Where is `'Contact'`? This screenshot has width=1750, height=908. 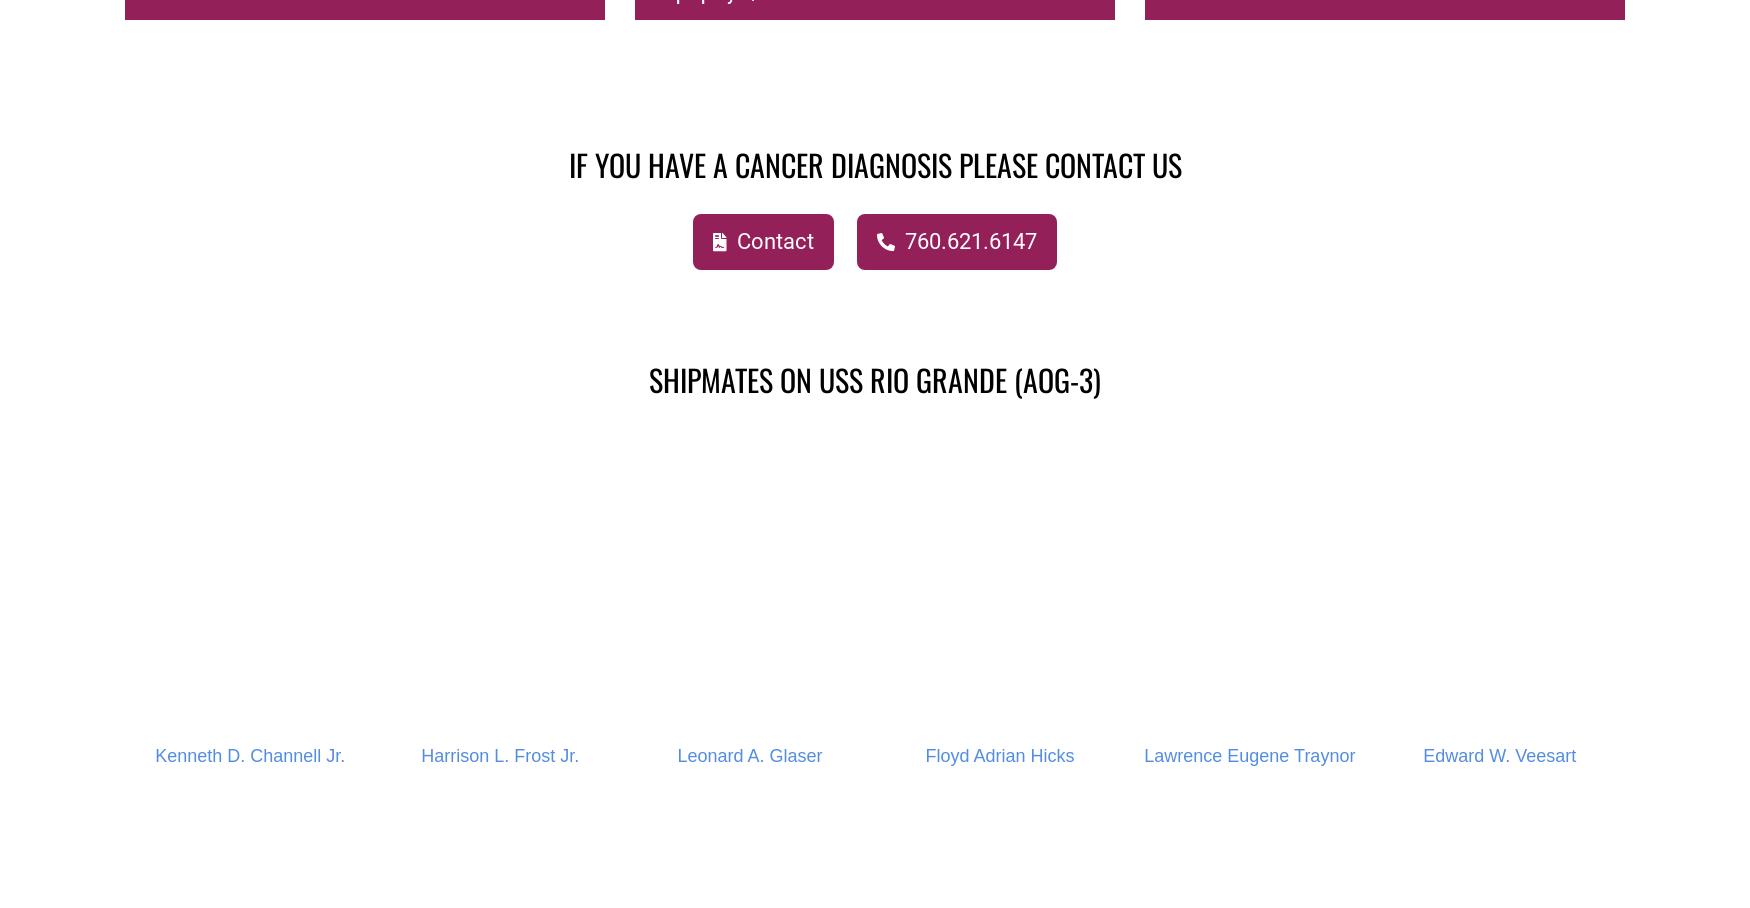
'Contact' is located at coordinates (732, 240).